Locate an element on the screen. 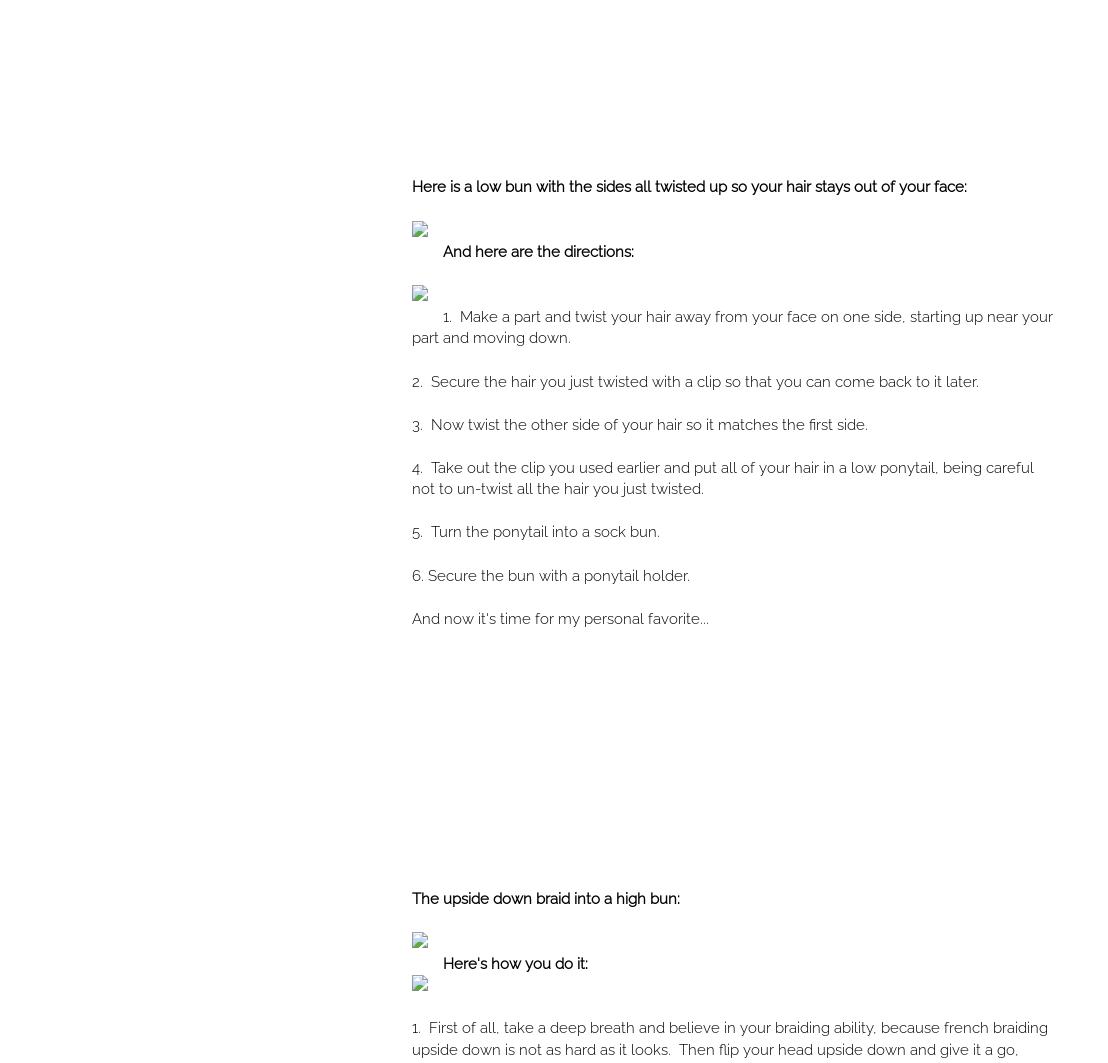 This screenshot has width=1108, height=1063. '1.  Make a part and twist your hair away from your face on one side, starting up near your part and moving down.' is located at coordinates (731, 326).